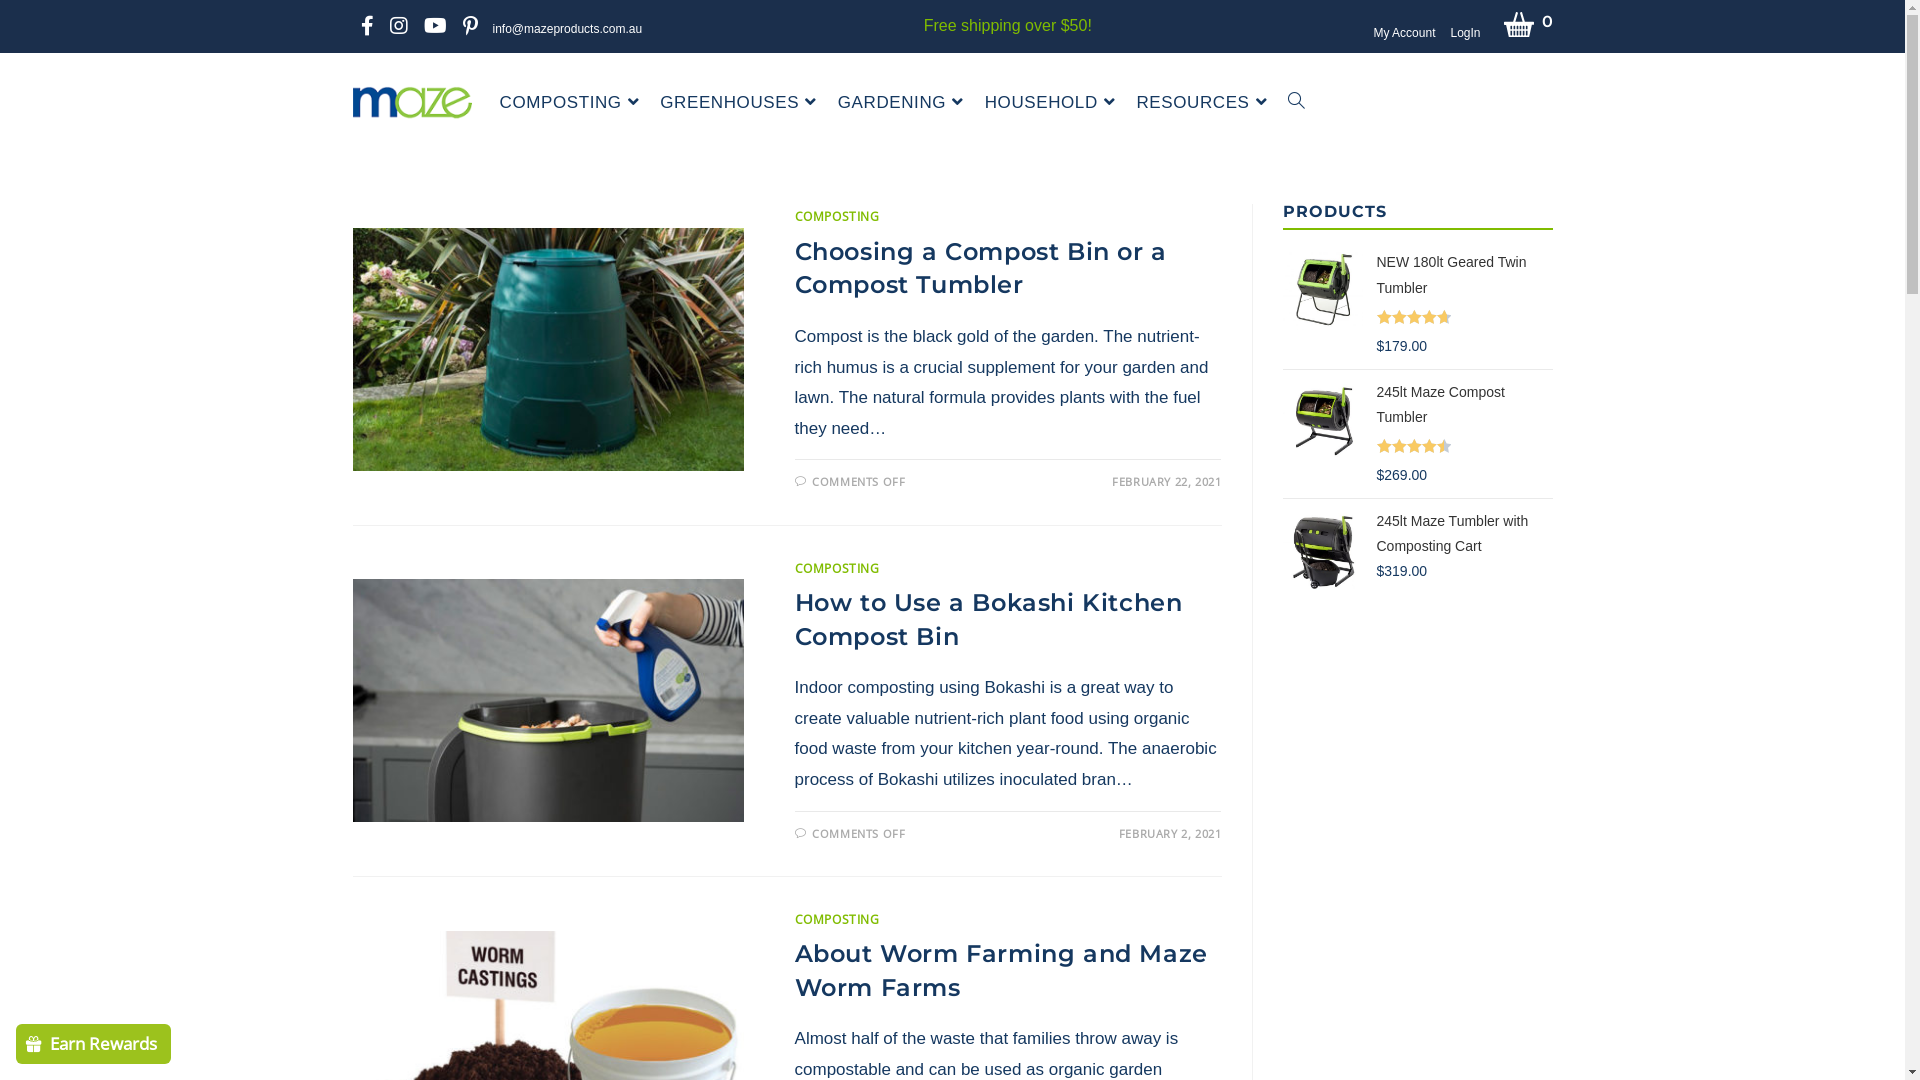 The image size is (1920, 1080). Describe the element at coordinates (739, 103) in the screenshot. I see `'GREENHOUSES'` at that location.